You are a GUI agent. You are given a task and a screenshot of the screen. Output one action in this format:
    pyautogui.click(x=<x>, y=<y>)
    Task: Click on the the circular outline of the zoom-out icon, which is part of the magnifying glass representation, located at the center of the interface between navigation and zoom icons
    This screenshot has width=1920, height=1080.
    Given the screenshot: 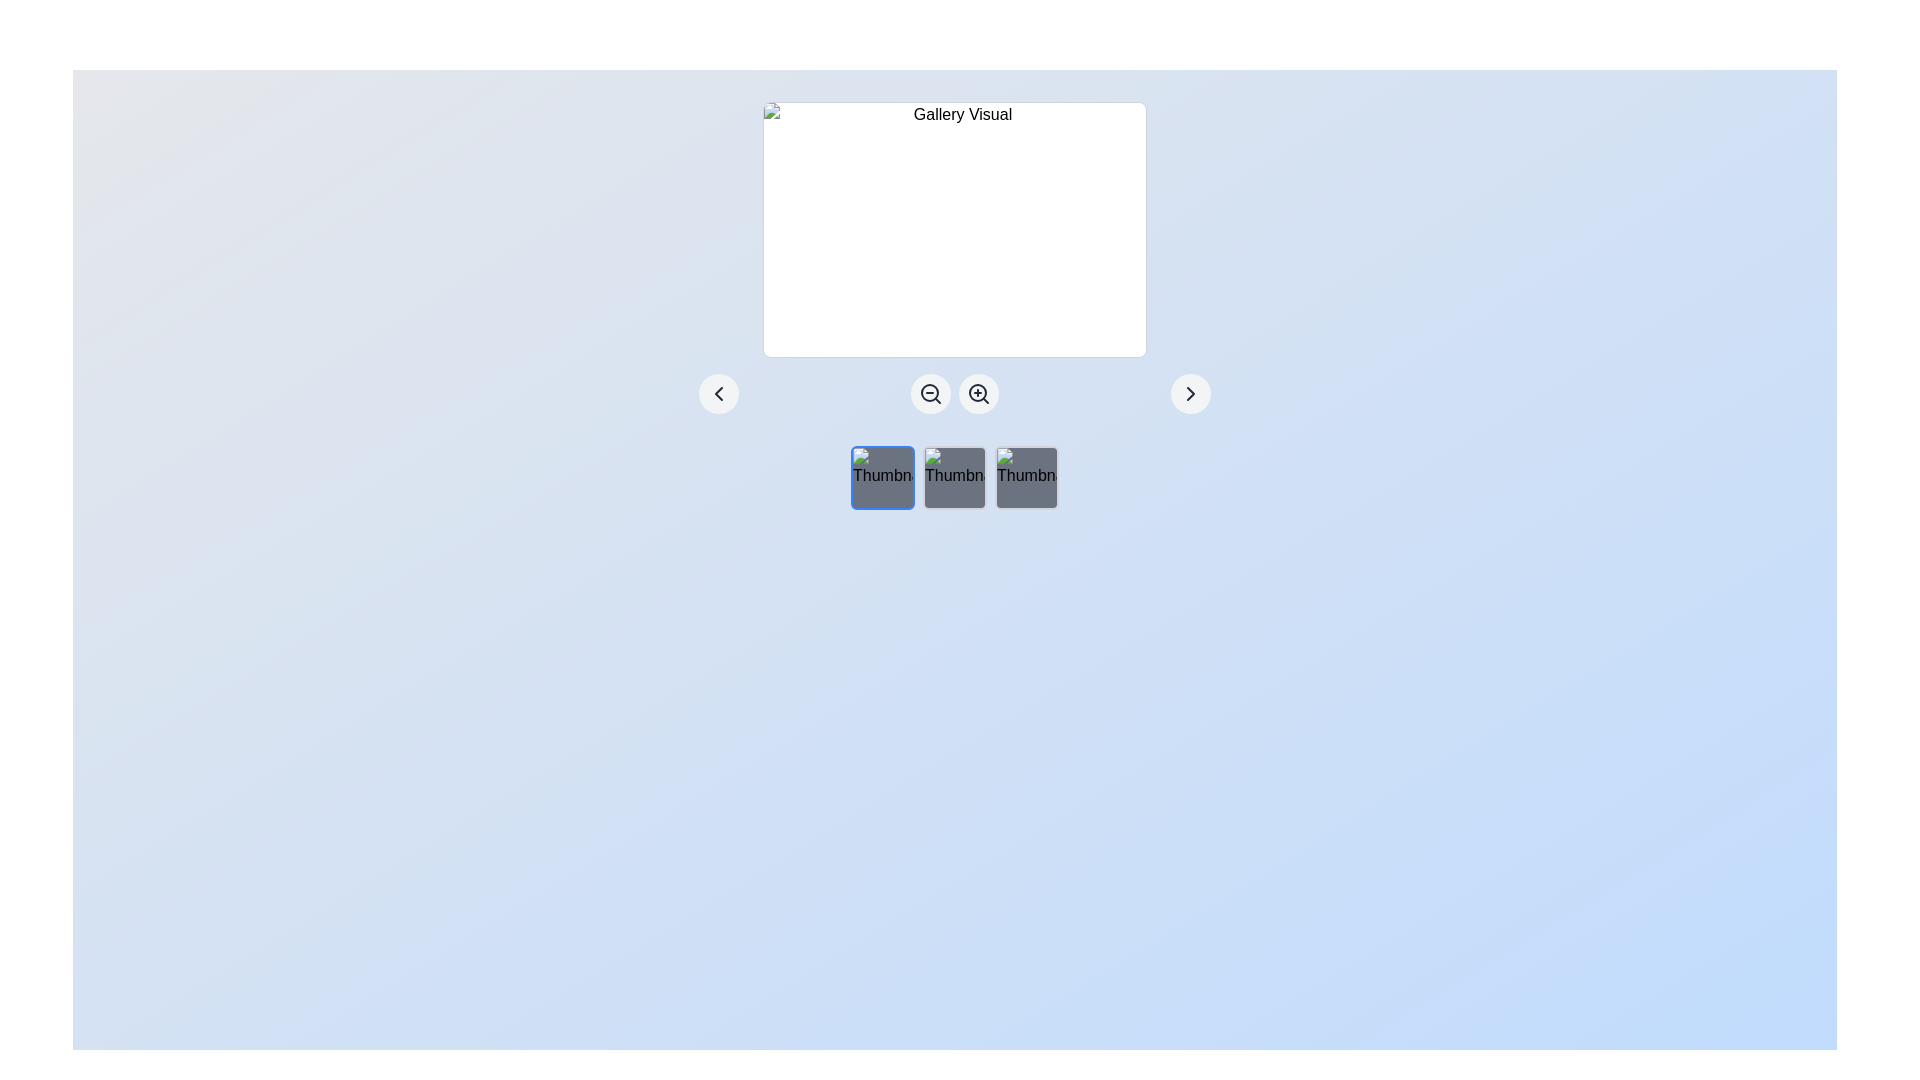 What is the action you would take?
    pyautogui.click(x=929, y=393)
    